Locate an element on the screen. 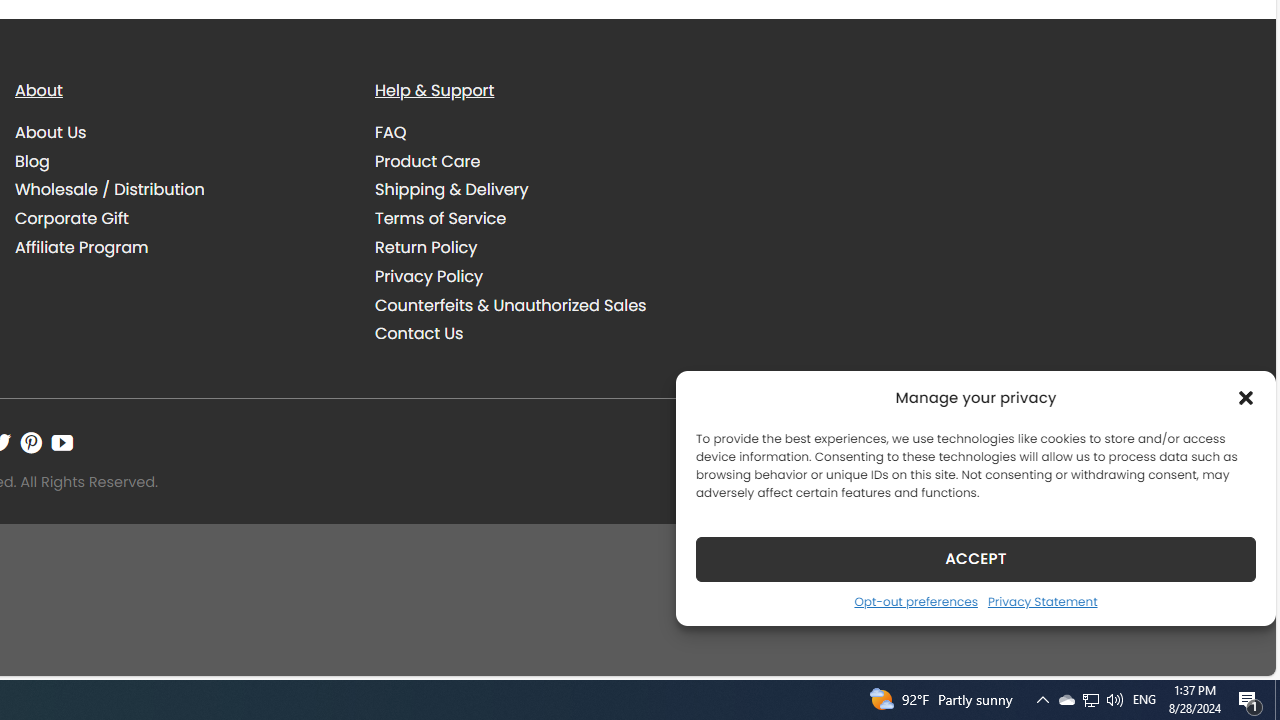 This screenshot has width=1280, height=720. 'Affiliate Program' is located at coordinates (180, 246).